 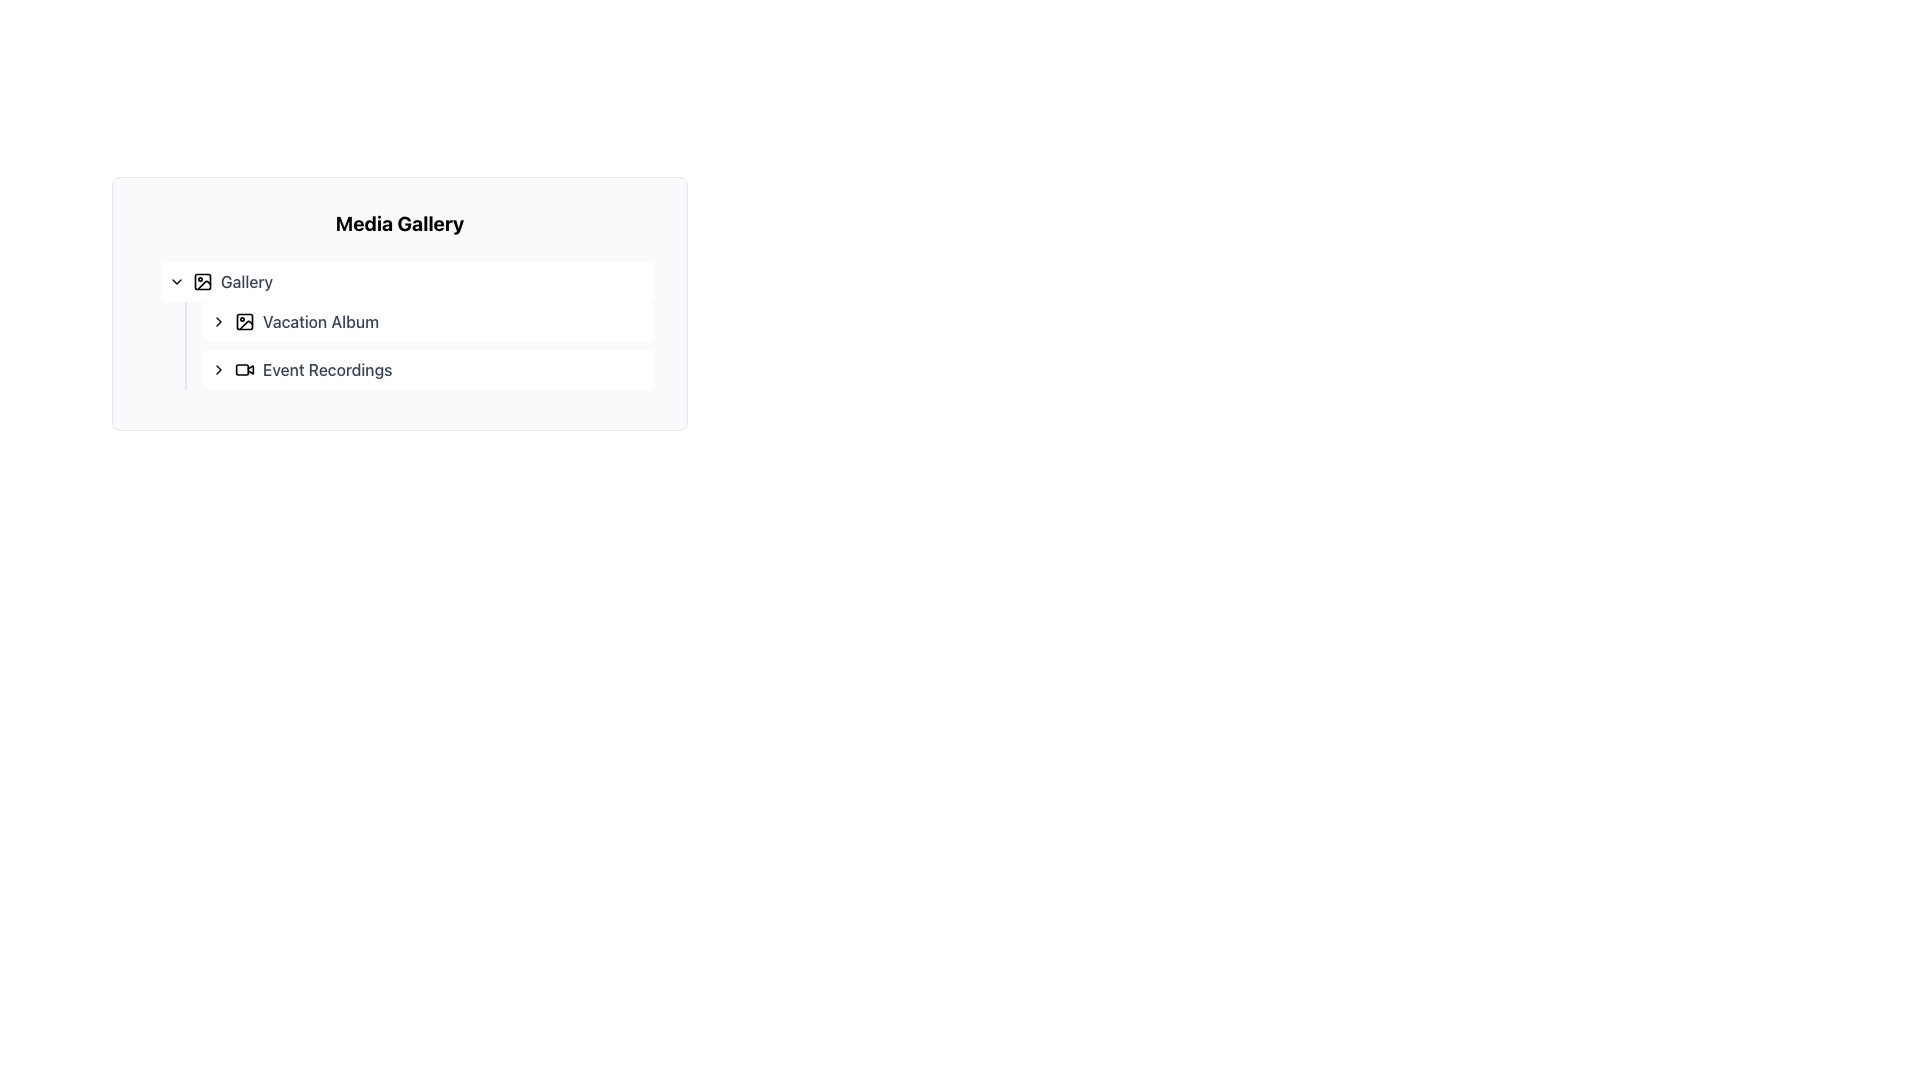 I want to click on the Dropdown Indicator icon located on the left side within the 'Gallery' section, so click(x=177, y=281).